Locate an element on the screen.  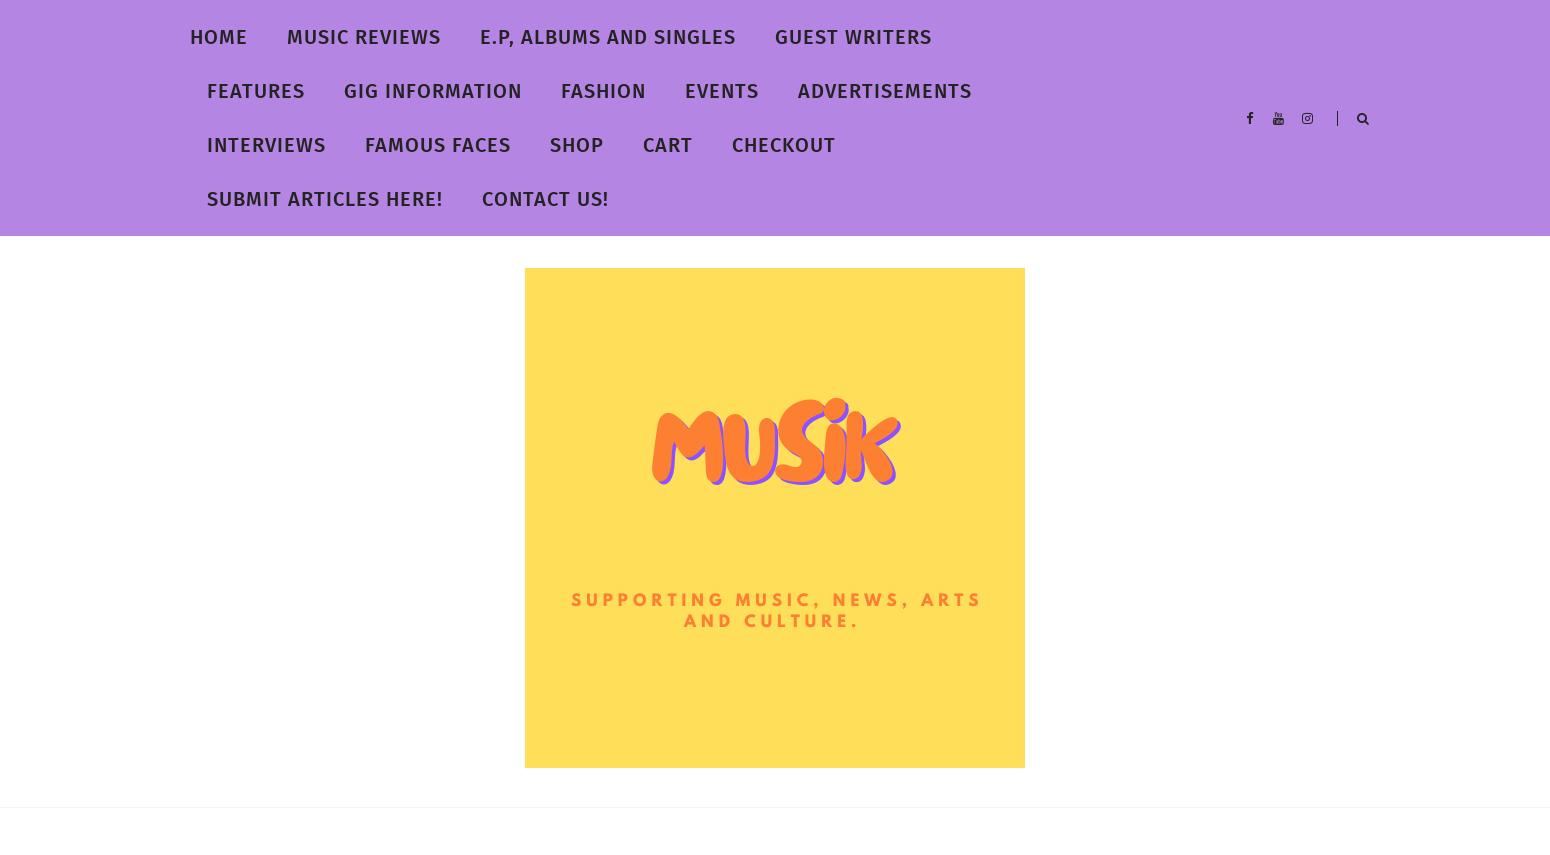
'Musik Magazine' is located at coordinates (313, 800).